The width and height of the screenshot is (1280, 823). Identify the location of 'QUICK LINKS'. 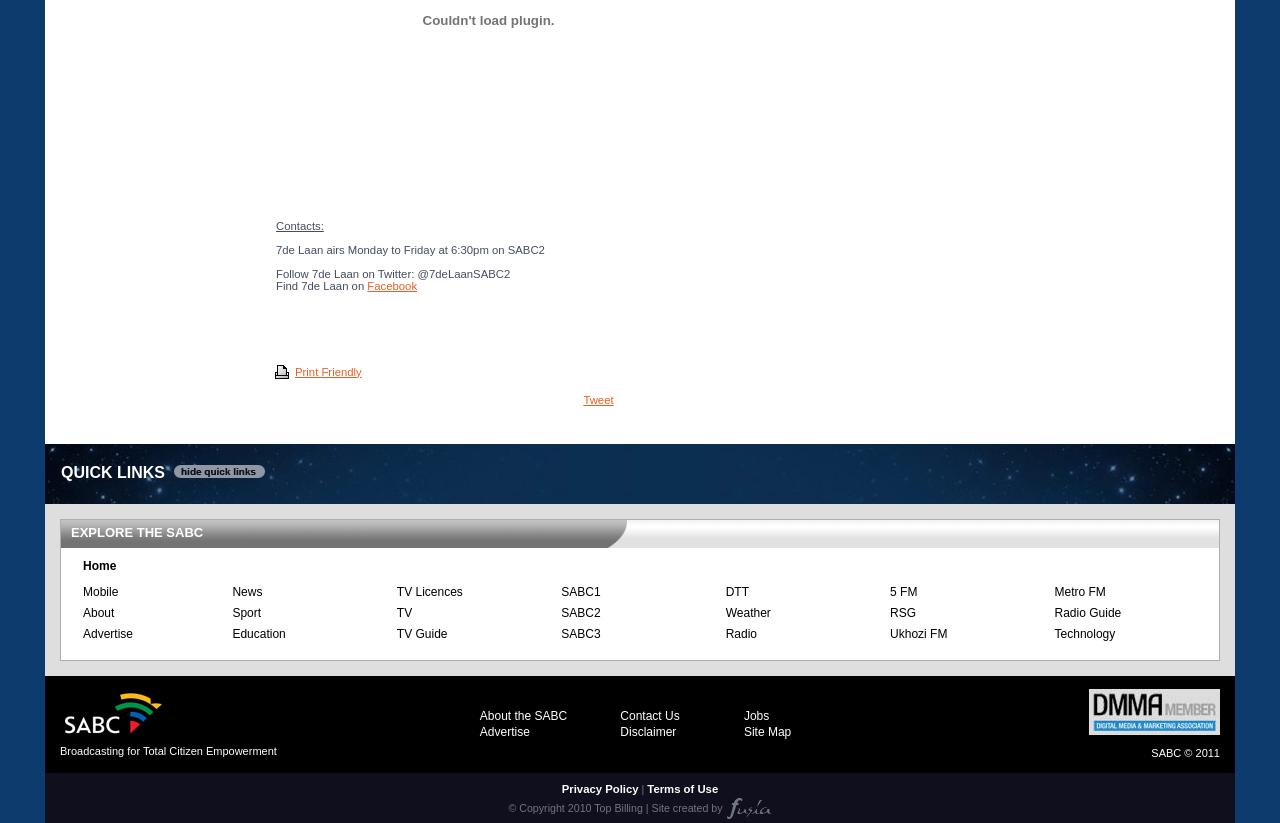
(112, 470).